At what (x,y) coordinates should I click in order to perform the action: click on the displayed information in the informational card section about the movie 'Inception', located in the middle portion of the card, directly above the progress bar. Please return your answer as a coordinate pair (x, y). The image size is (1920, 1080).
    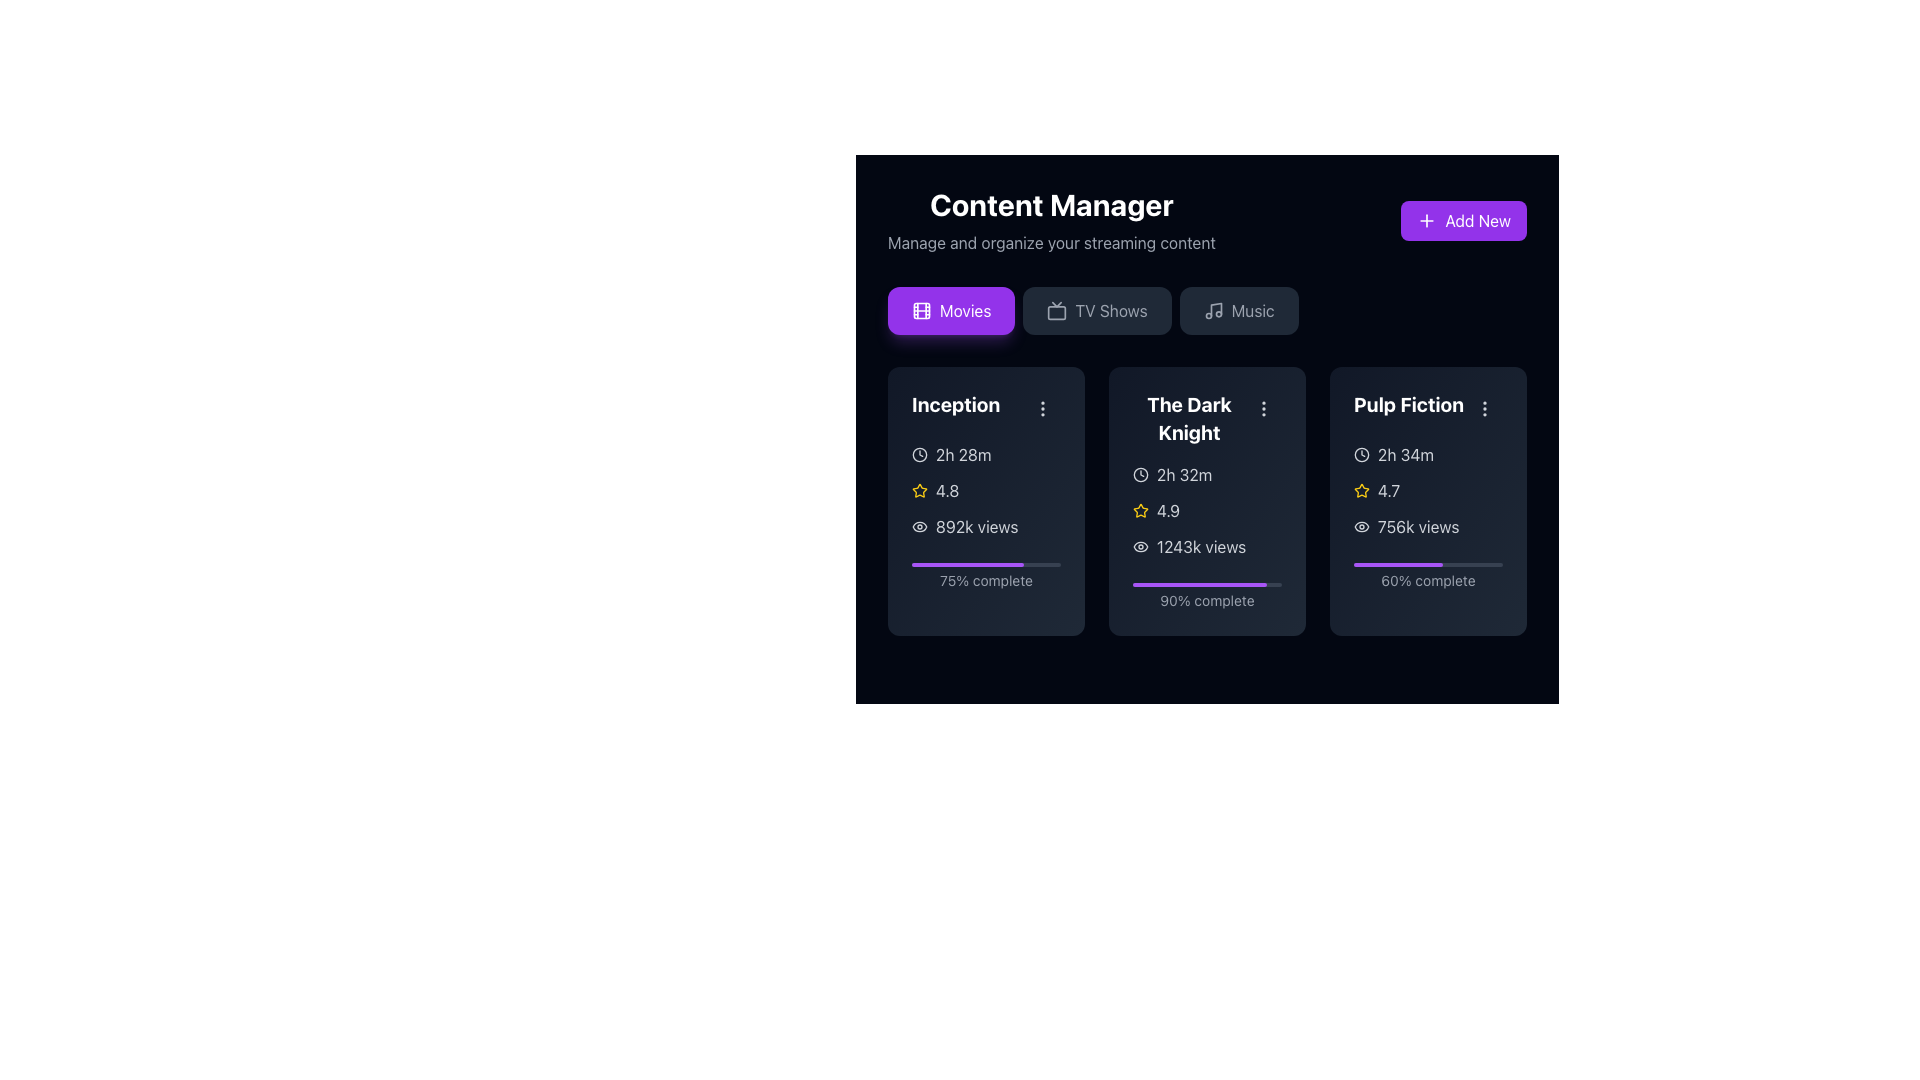
    Looking at the image, I should click on (986, 490).